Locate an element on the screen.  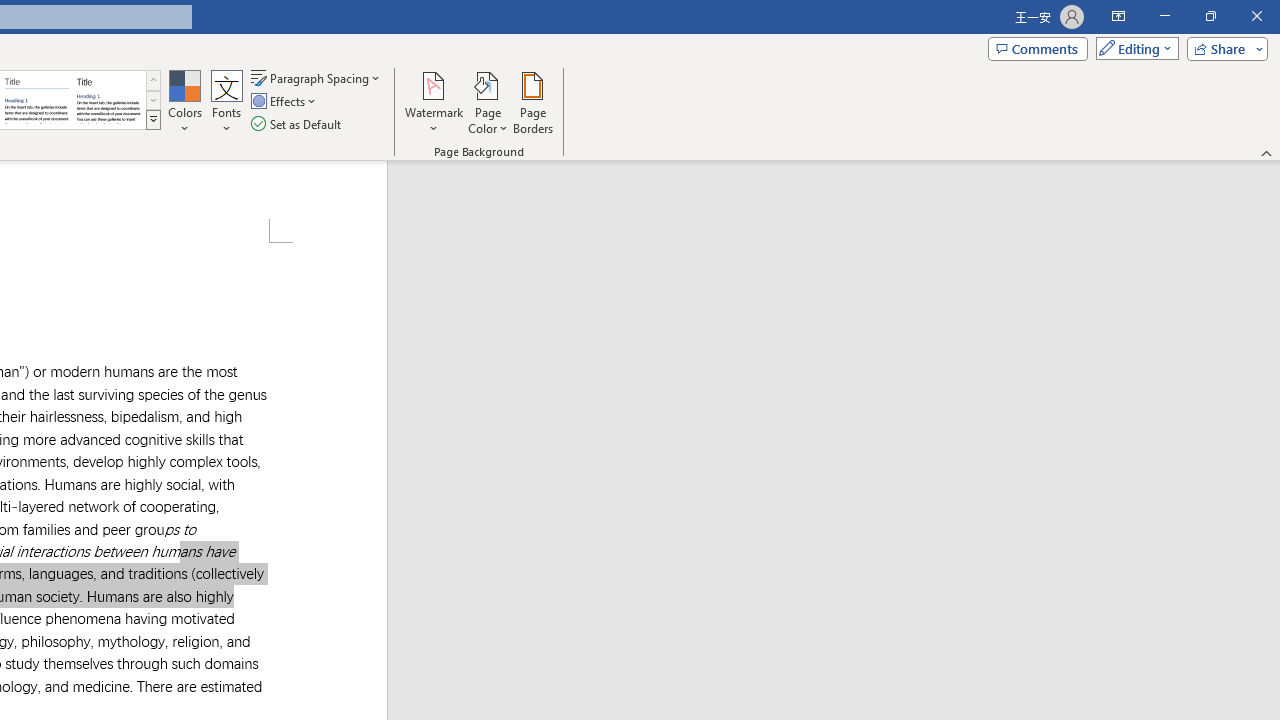
'Page Borders...' is located at coordinates (533, 103).